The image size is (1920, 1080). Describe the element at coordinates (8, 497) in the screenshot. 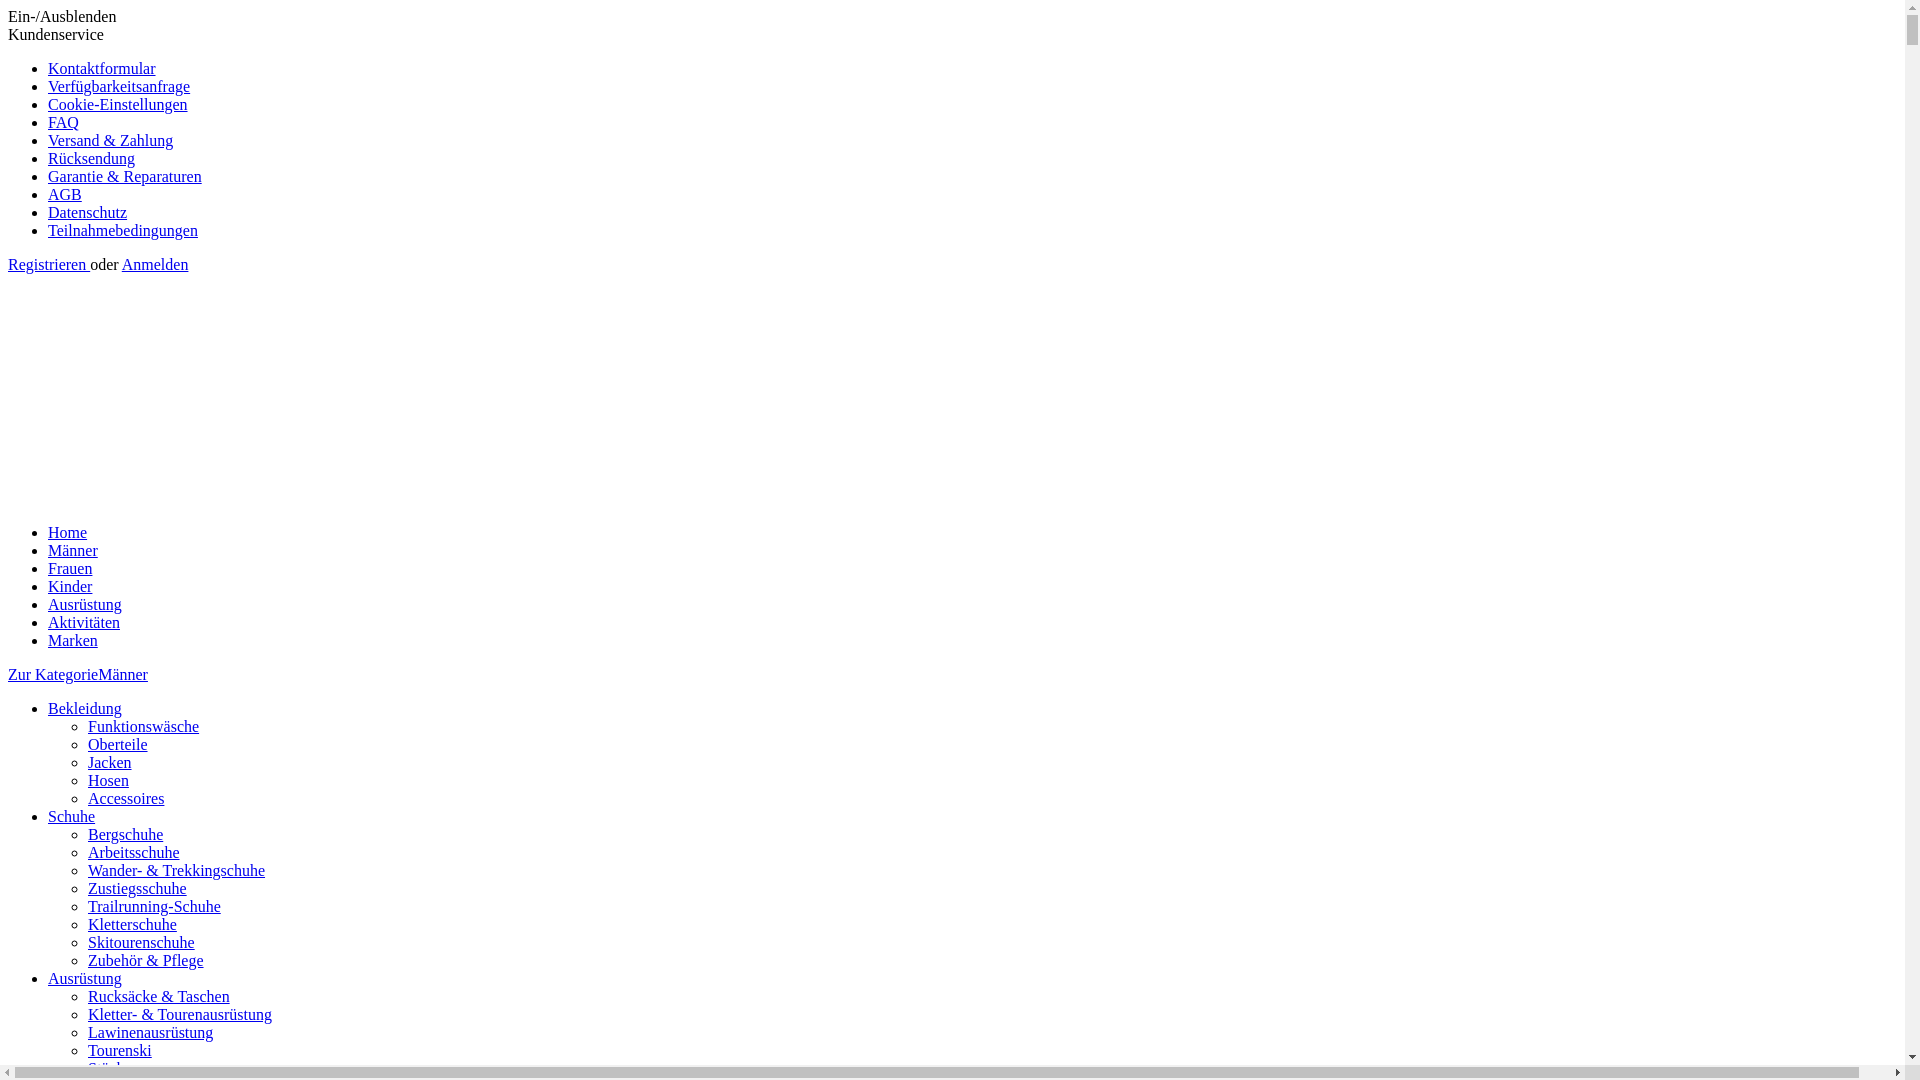

I see `'Alpine Outfitters - zur Startseite wechseln'` at that location.